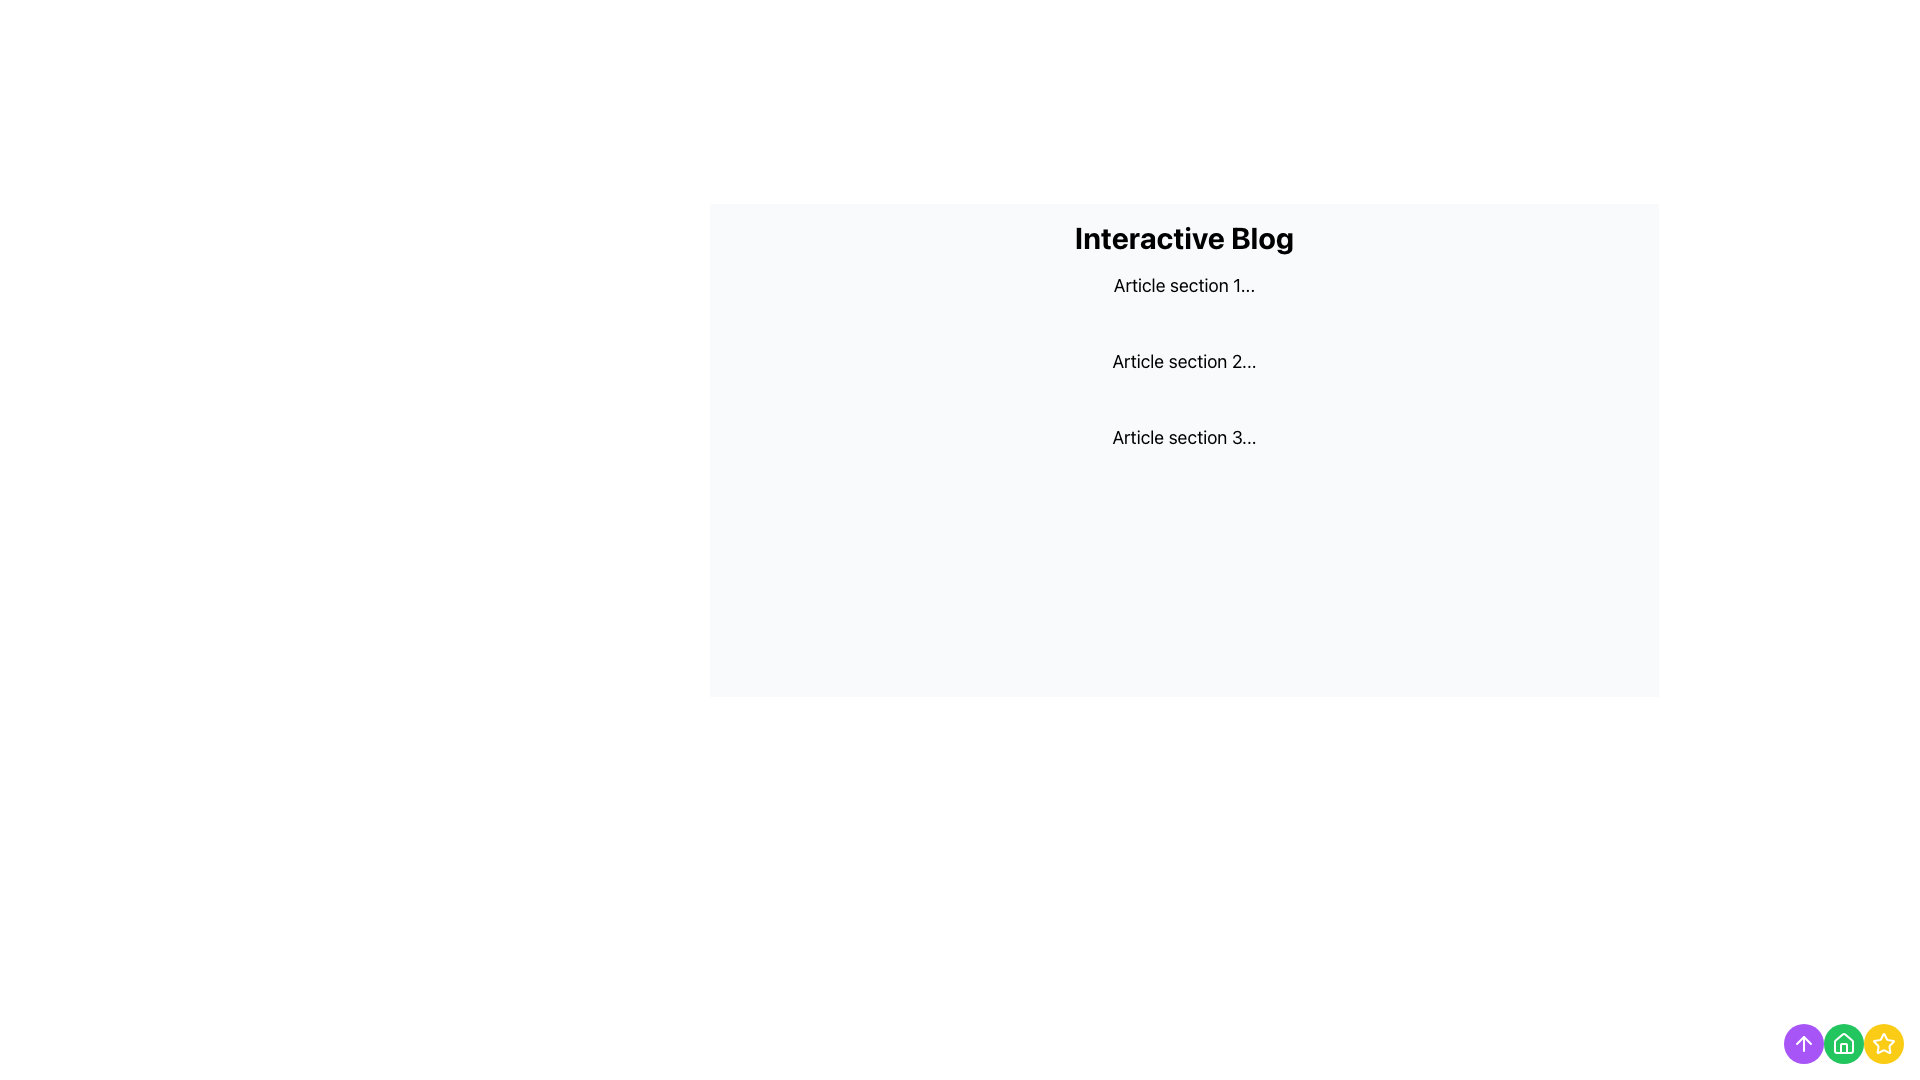  I want to click on the star icon located in the bottom right corner of the interface, so click(1882, 1042).